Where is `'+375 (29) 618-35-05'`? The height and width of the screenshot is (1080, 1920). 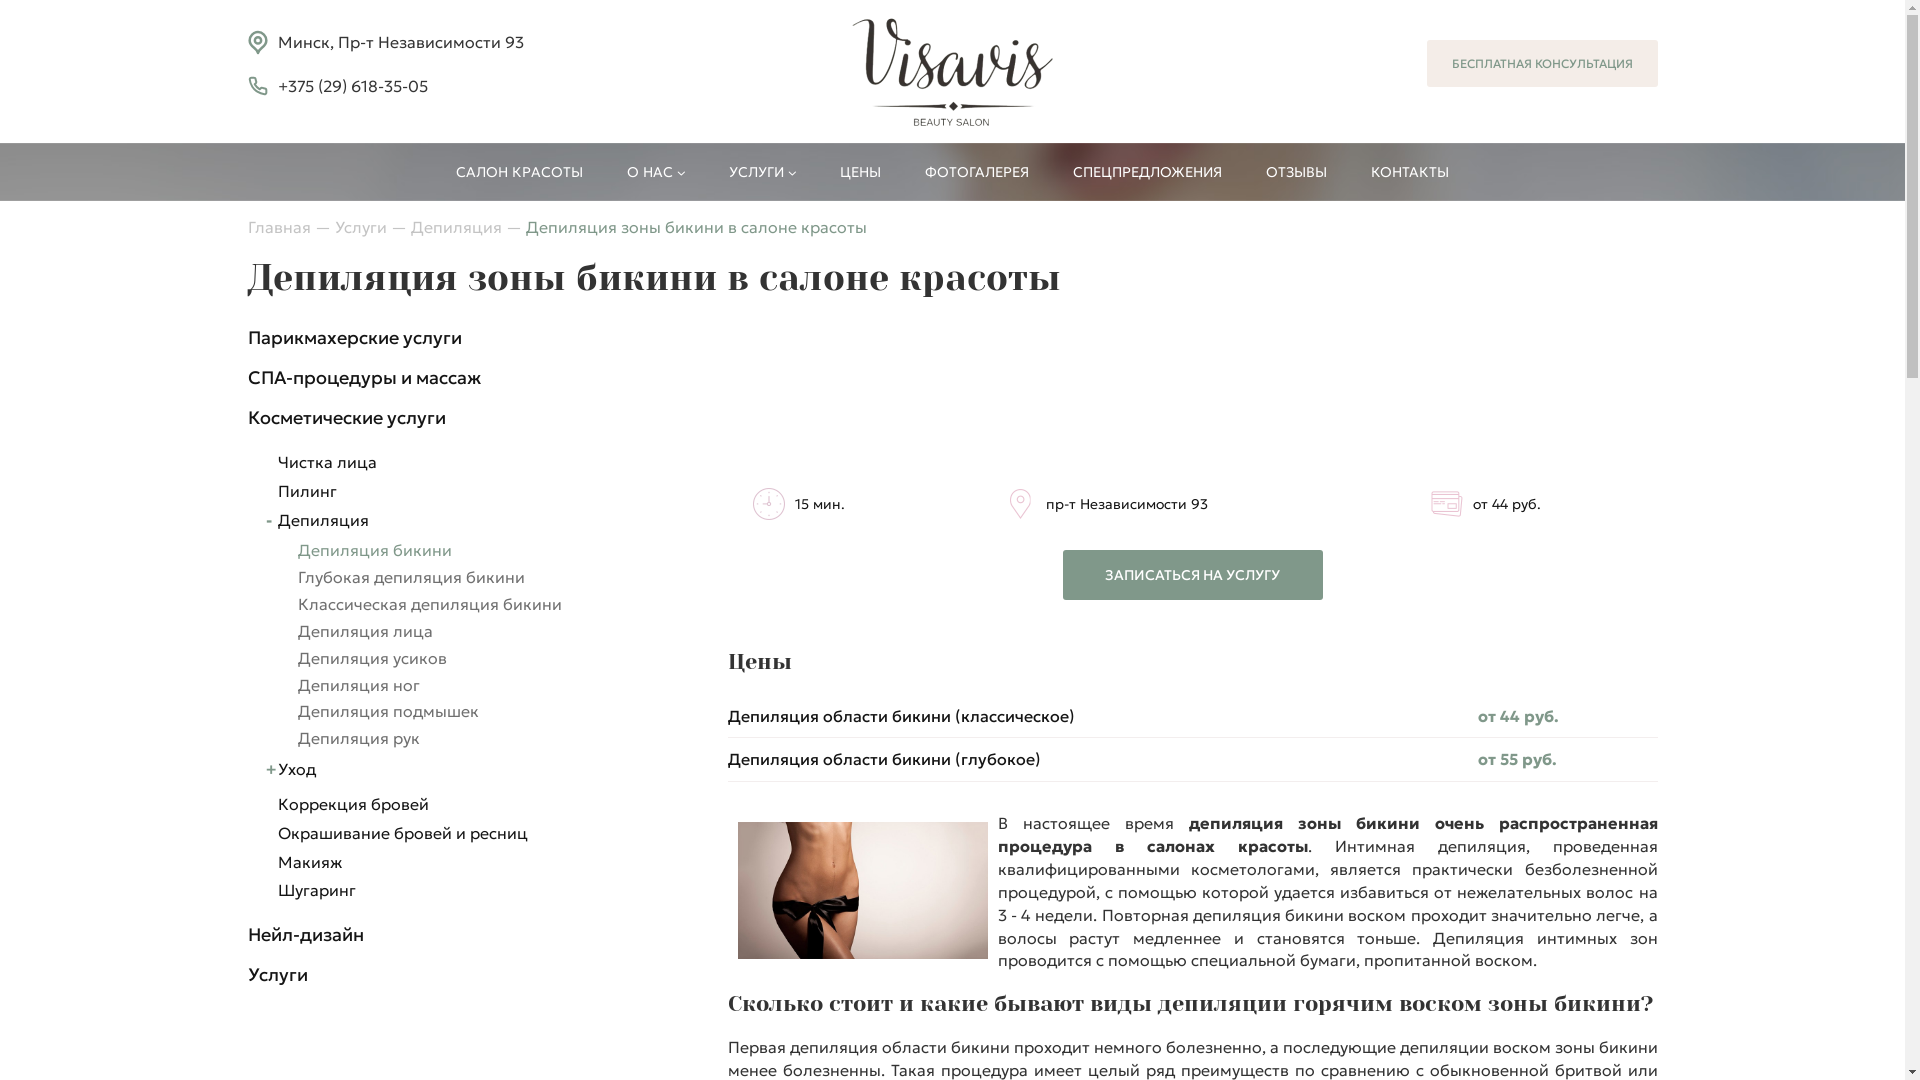
'+375 (29) 618-35-05' is located at coordinates (353, 85).